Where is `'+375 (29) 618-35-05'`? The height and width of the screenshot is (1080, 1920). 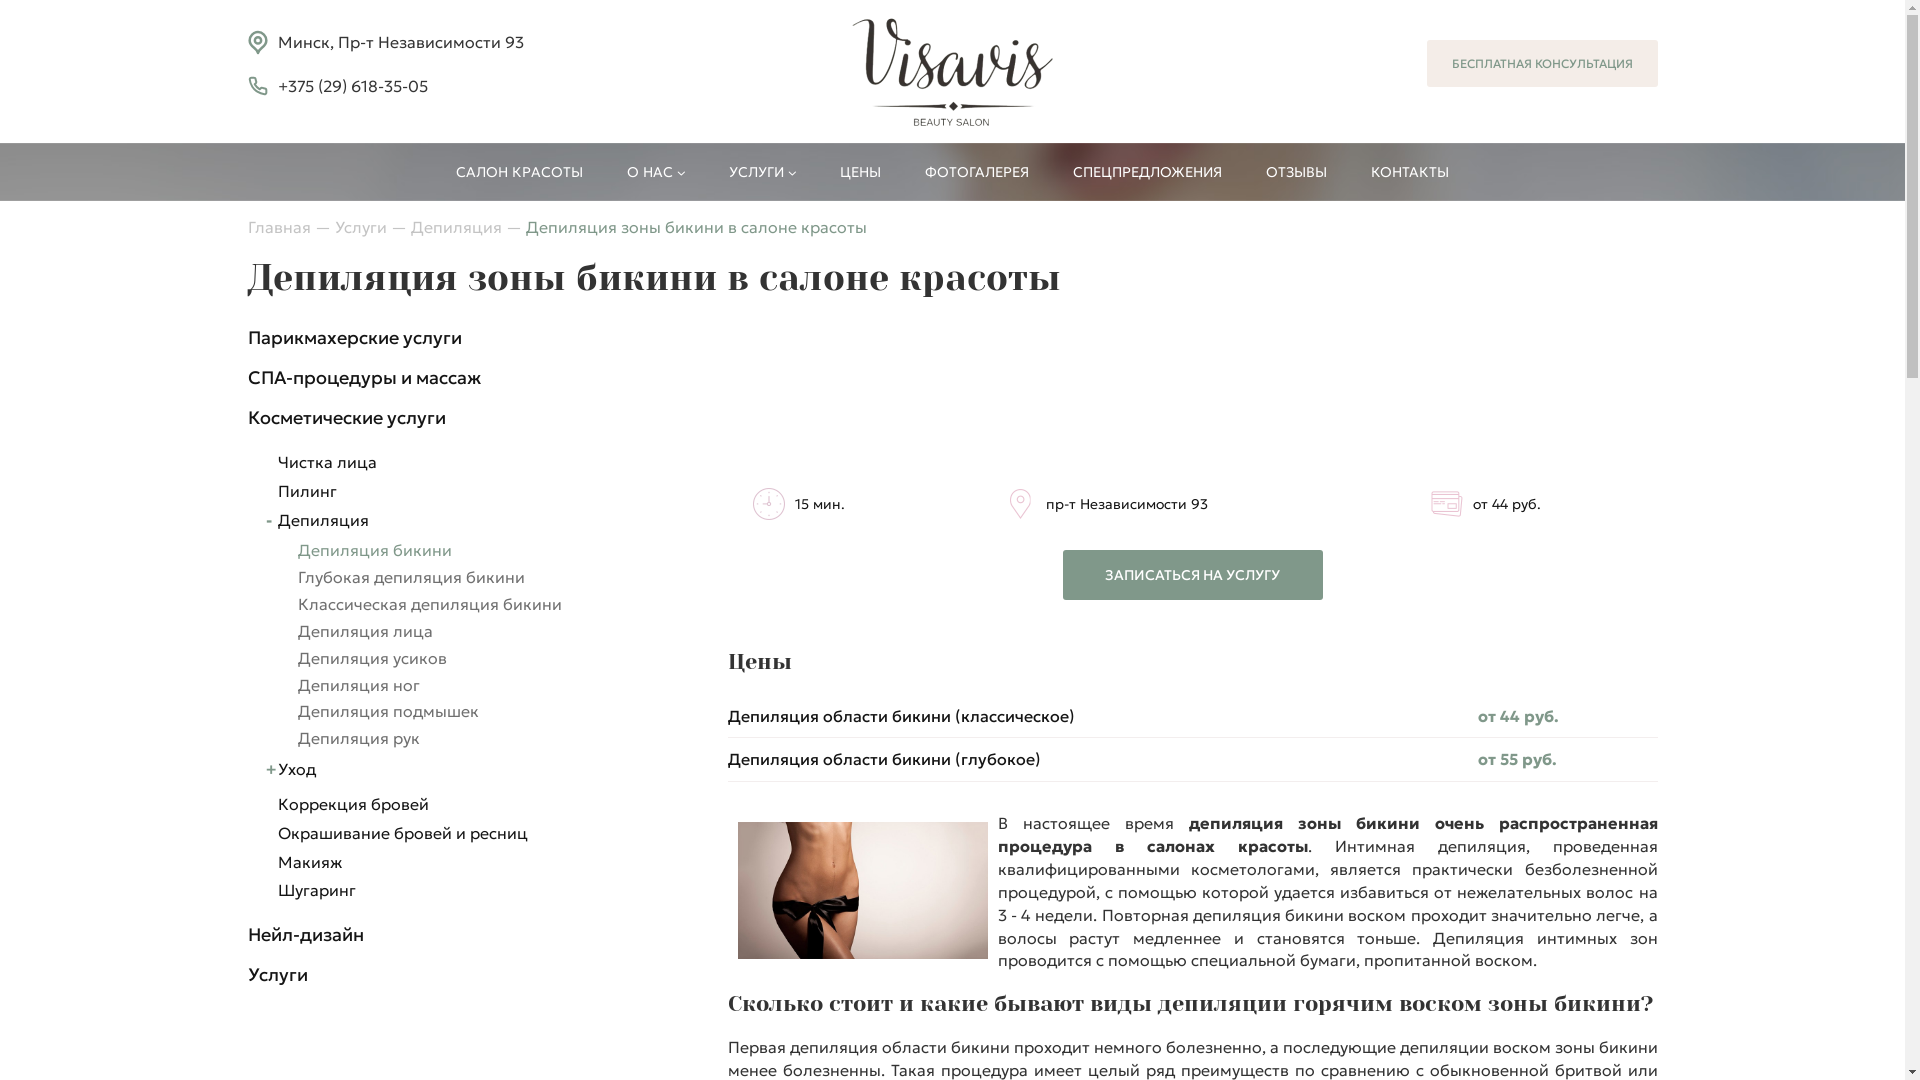
'+375 (29) 618-35-05' is located at coordinates (353, 85).